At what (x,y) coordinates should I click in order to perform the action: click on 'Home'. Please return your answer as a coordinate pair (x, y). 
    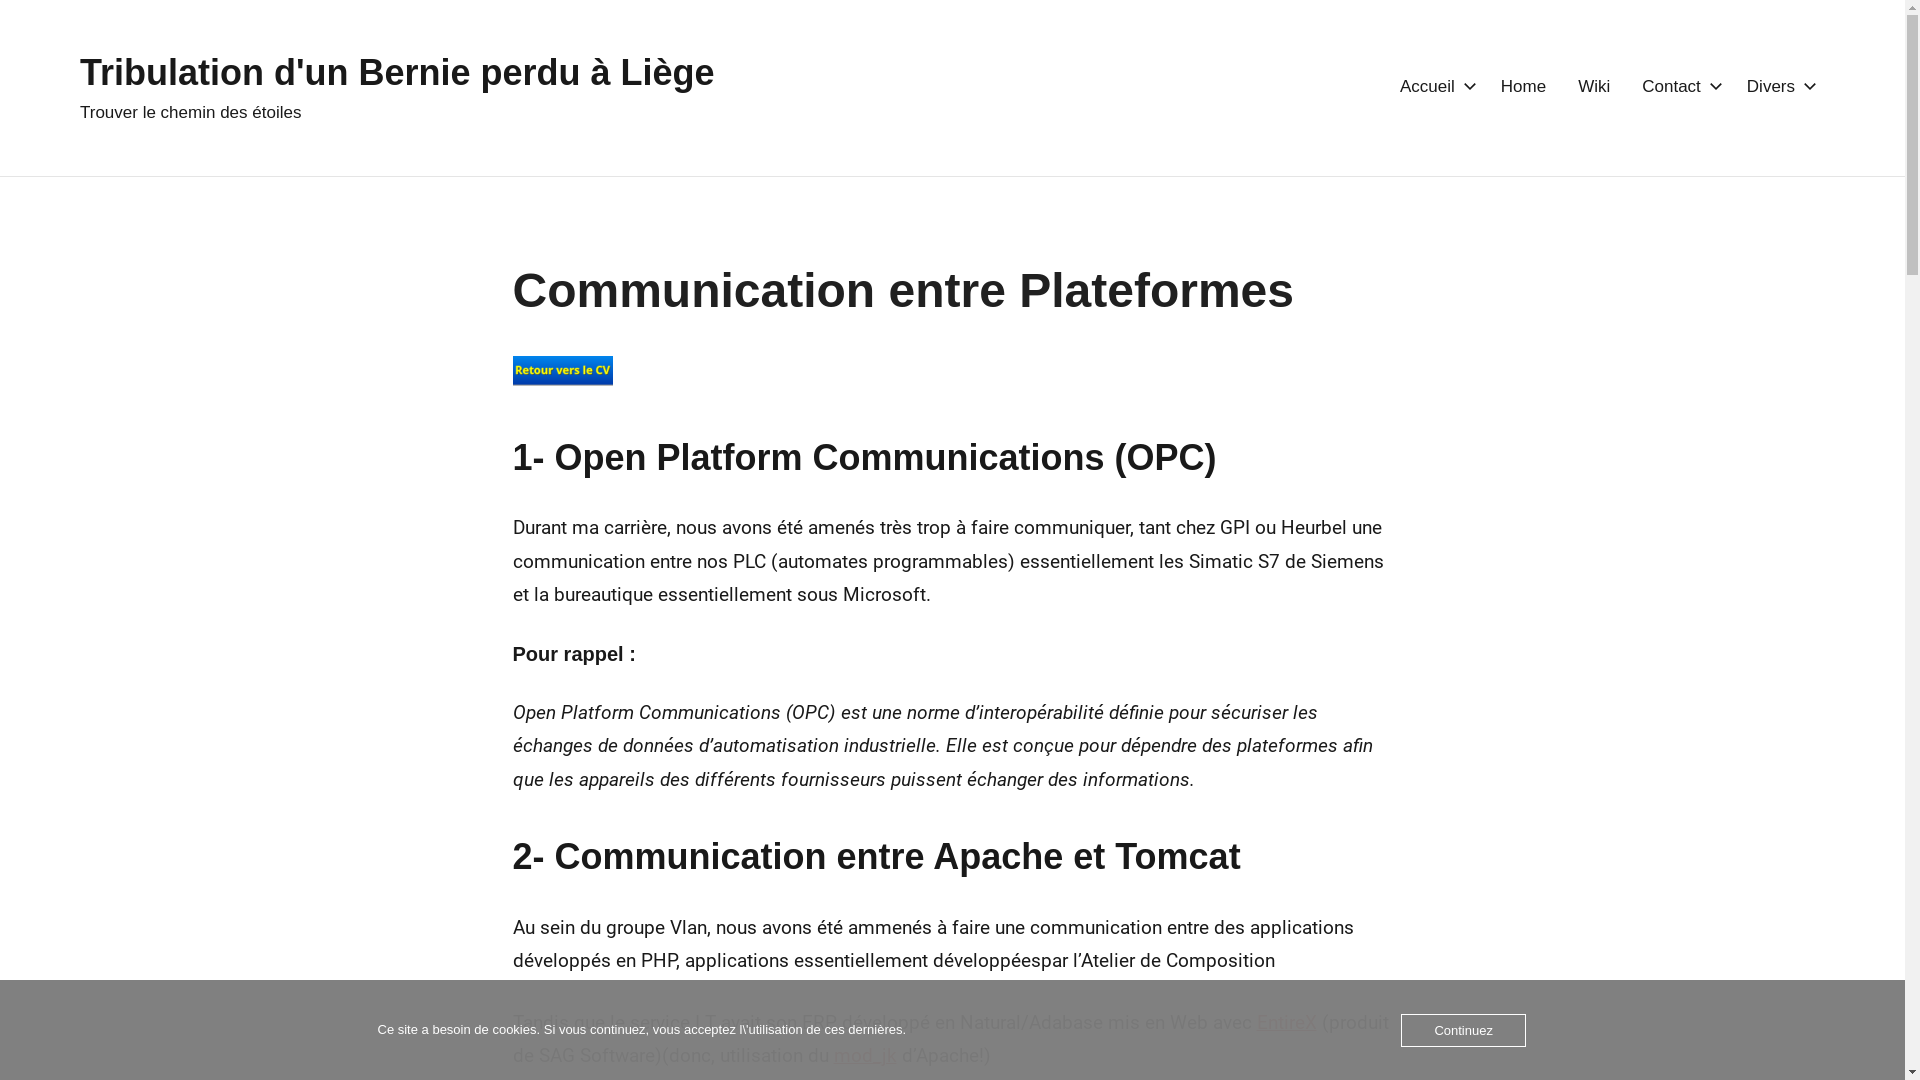
    Looking at the image, I should click on (1501, 86).